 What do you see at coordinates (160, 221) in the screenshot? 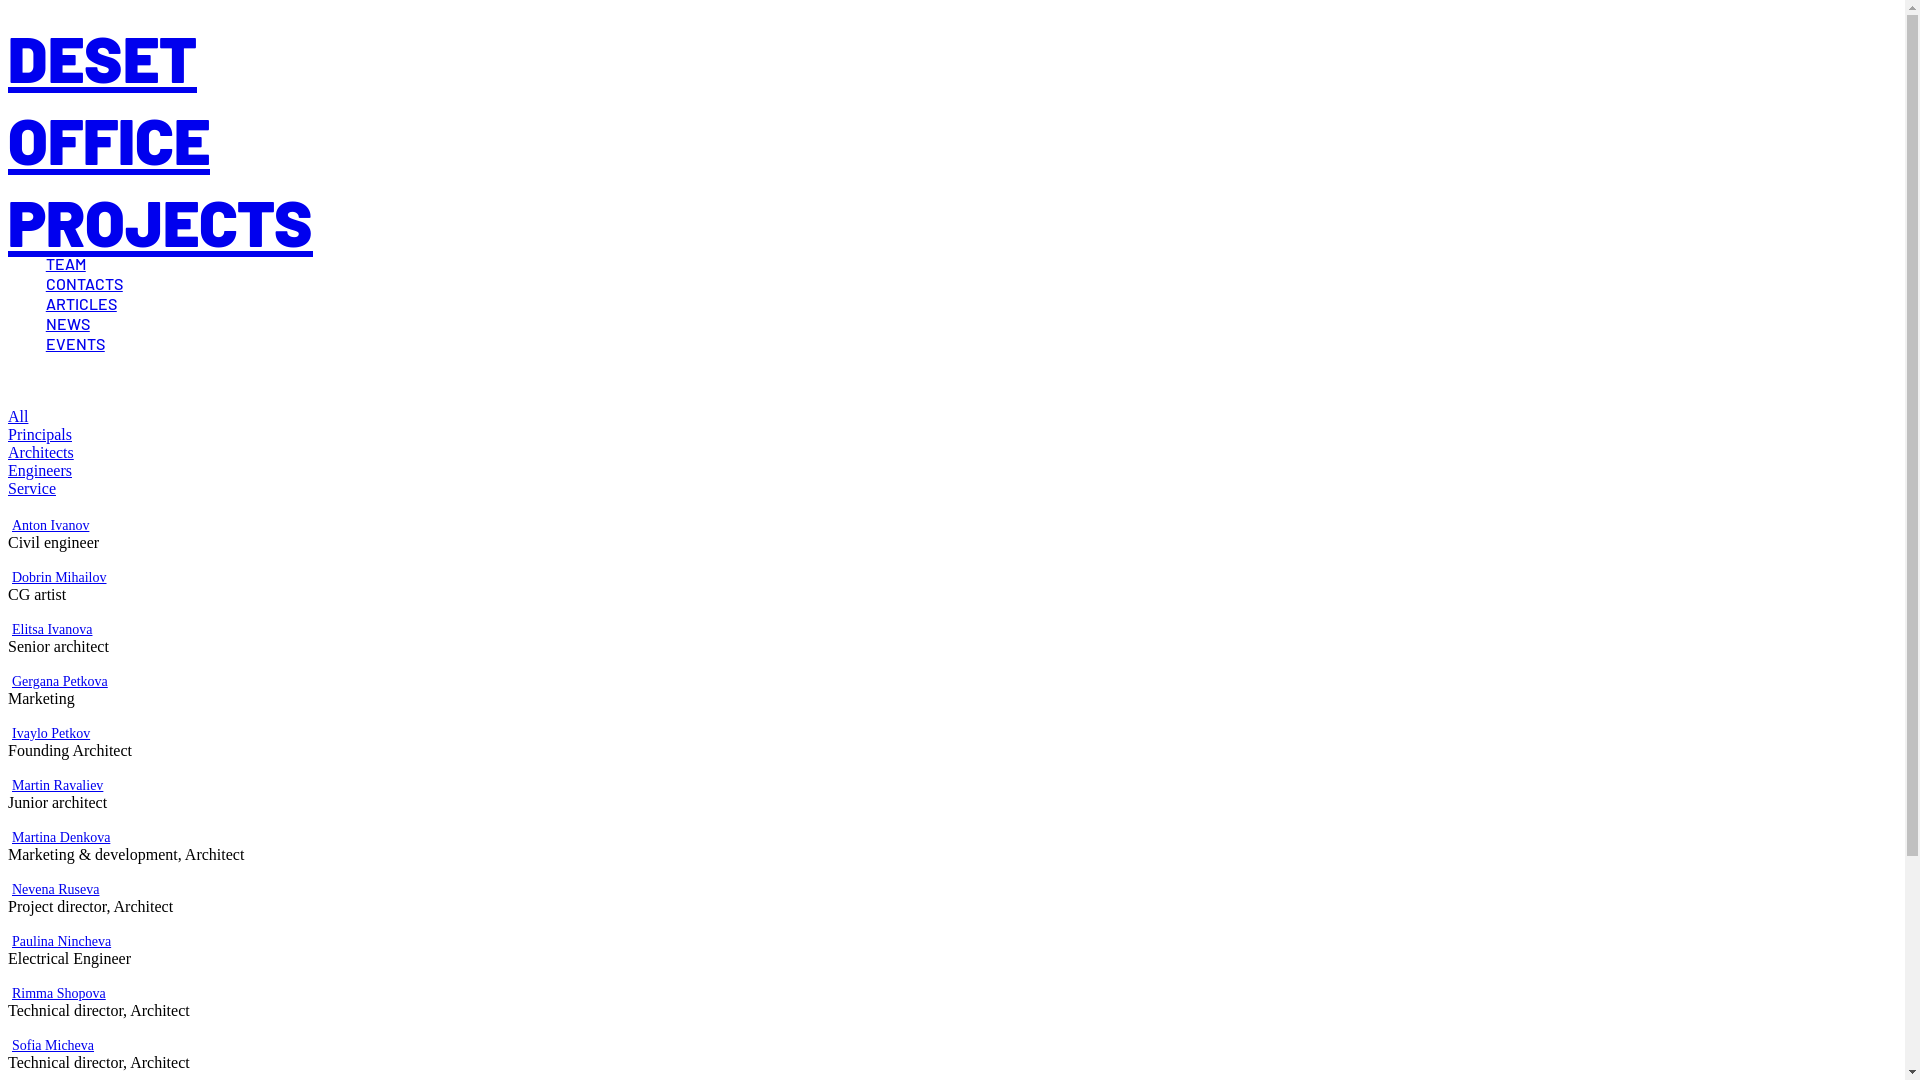
I see `'PROJECTS'` at bounding box center [160, 221].